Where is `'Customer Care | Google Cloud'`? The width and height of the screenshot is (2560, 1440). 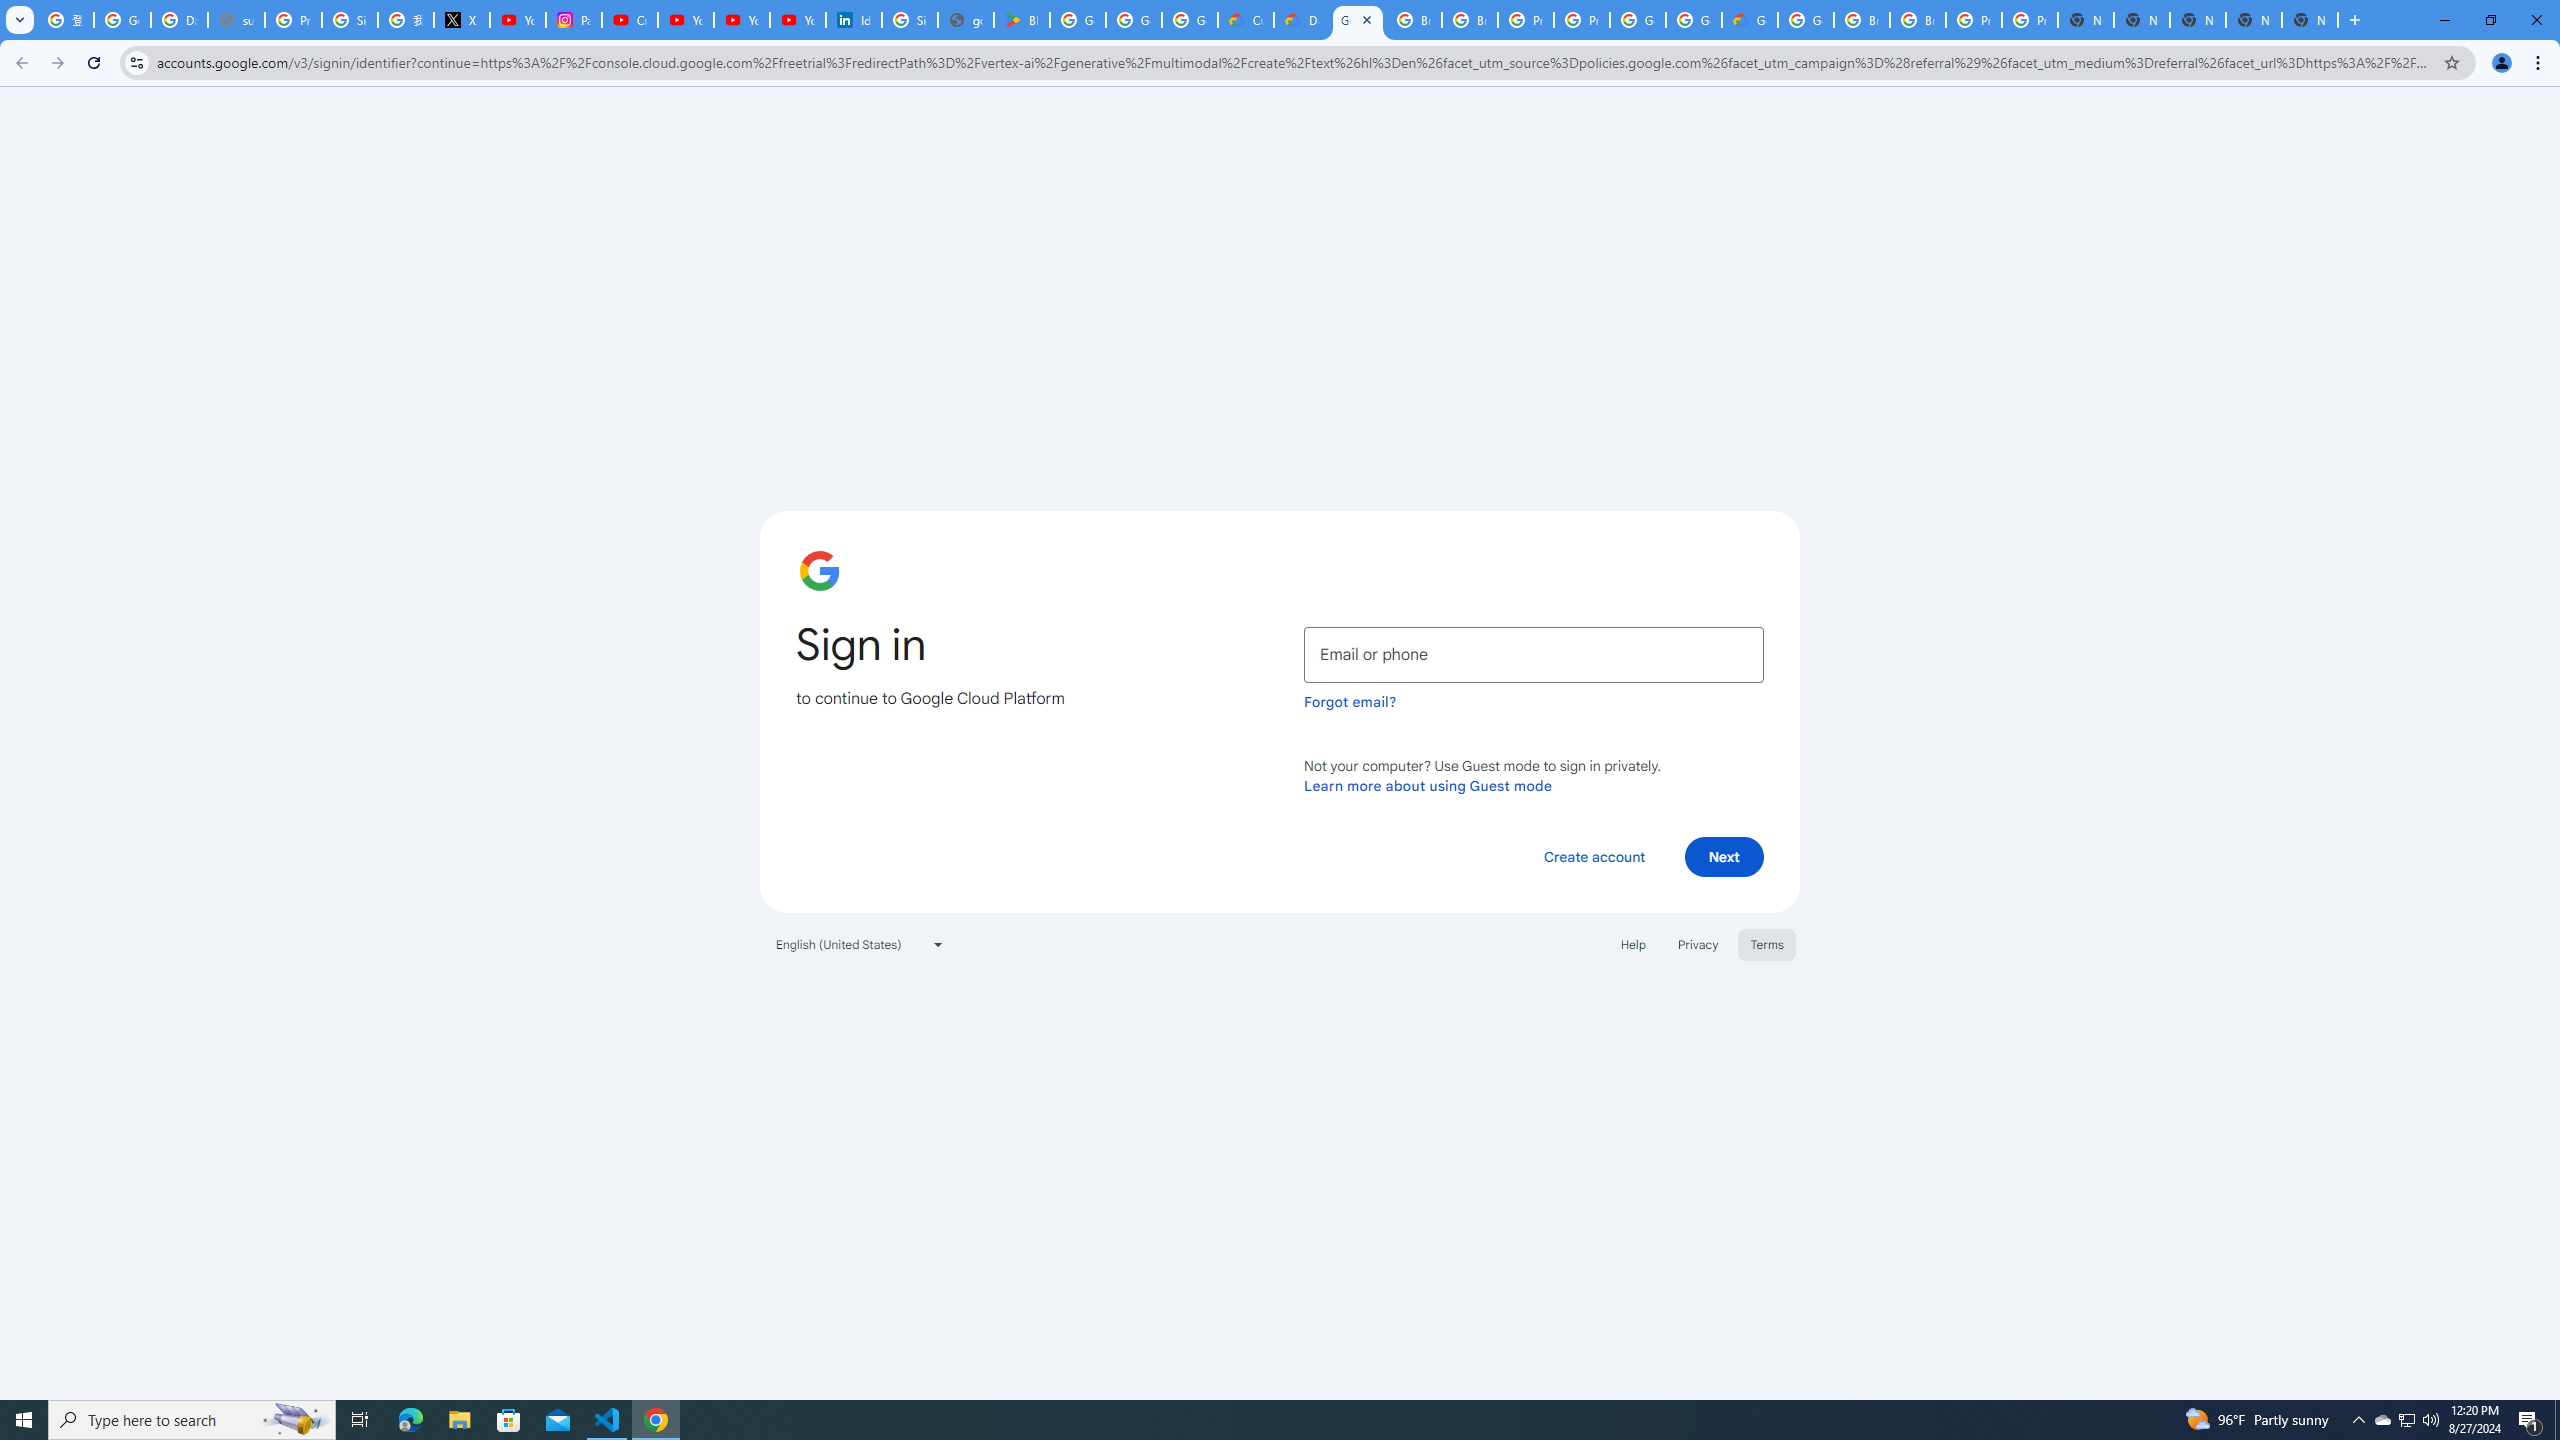
'Customer Care | Google Cloud' is located at coordinates (1244, 19).